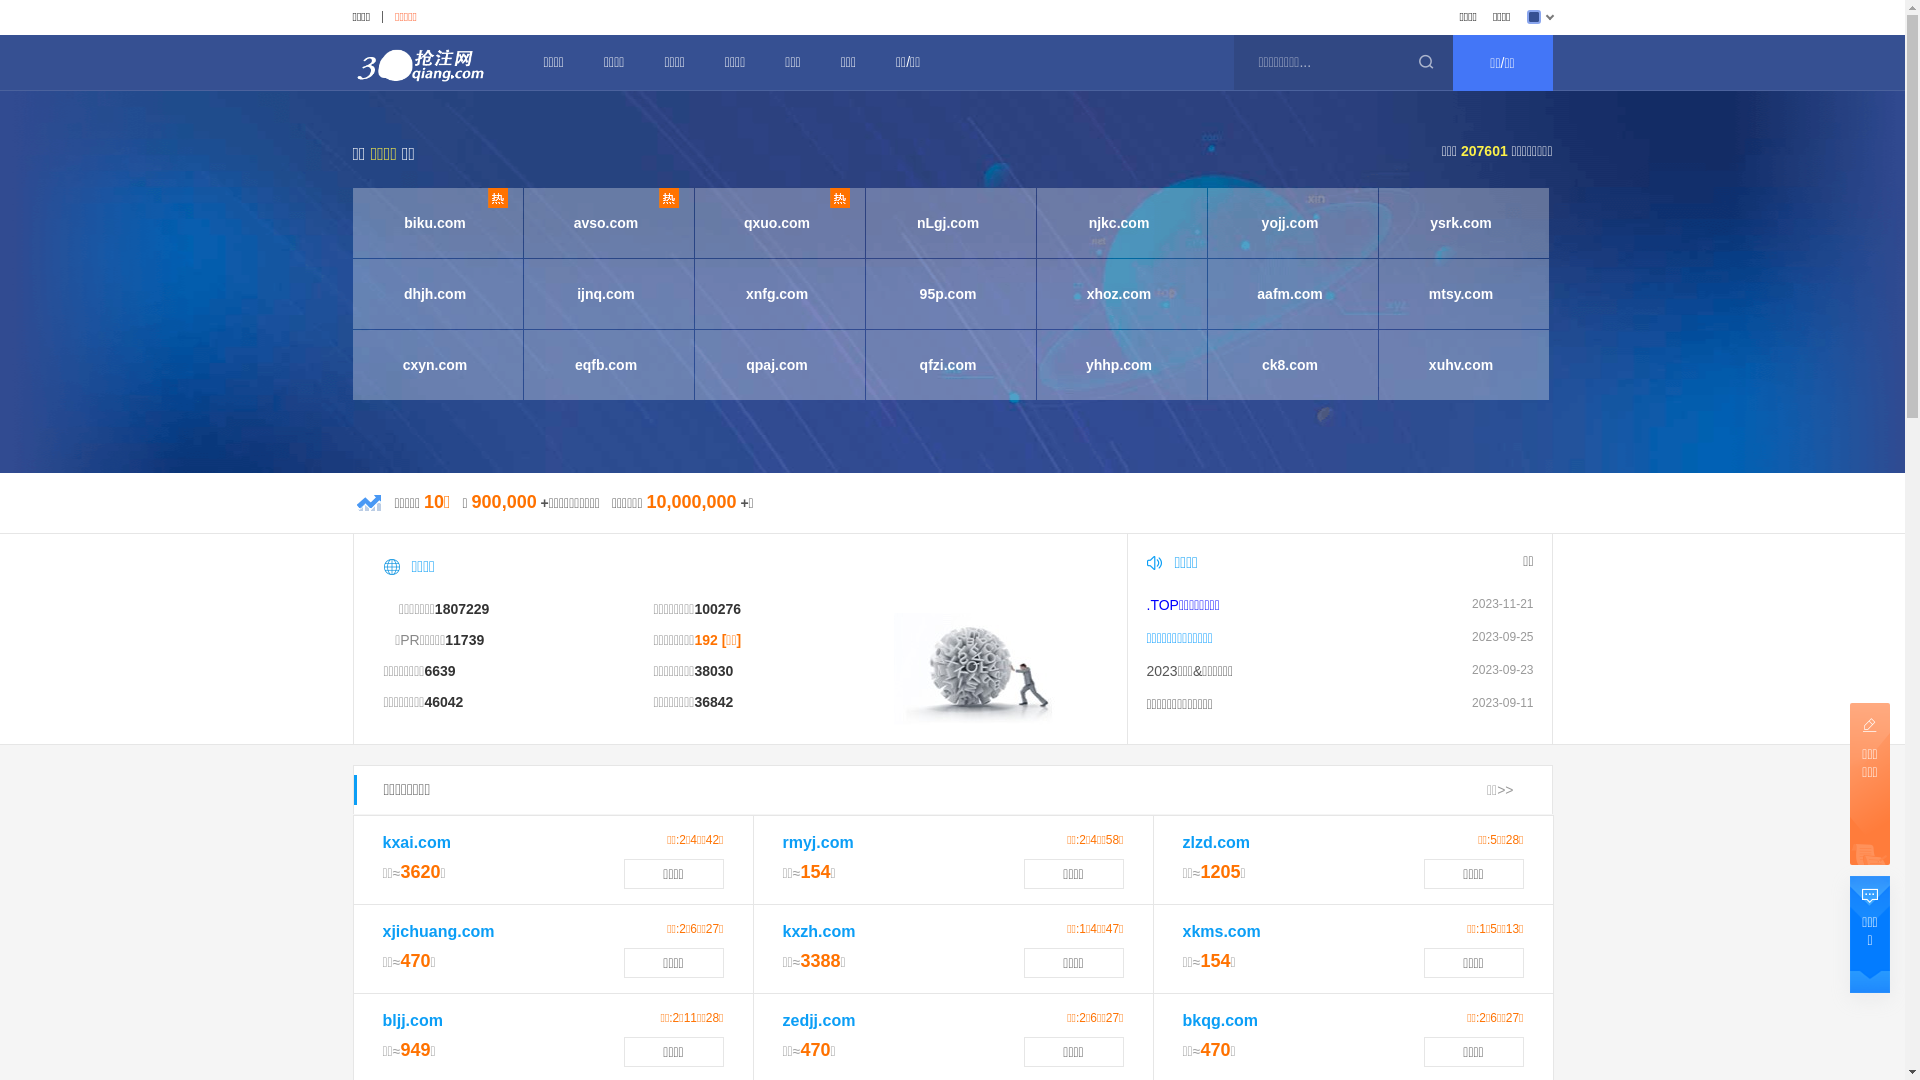  What do you see at coordinates (422, 671) in the screenshot?
I see `'6639'` at bounding box center [422, 671].